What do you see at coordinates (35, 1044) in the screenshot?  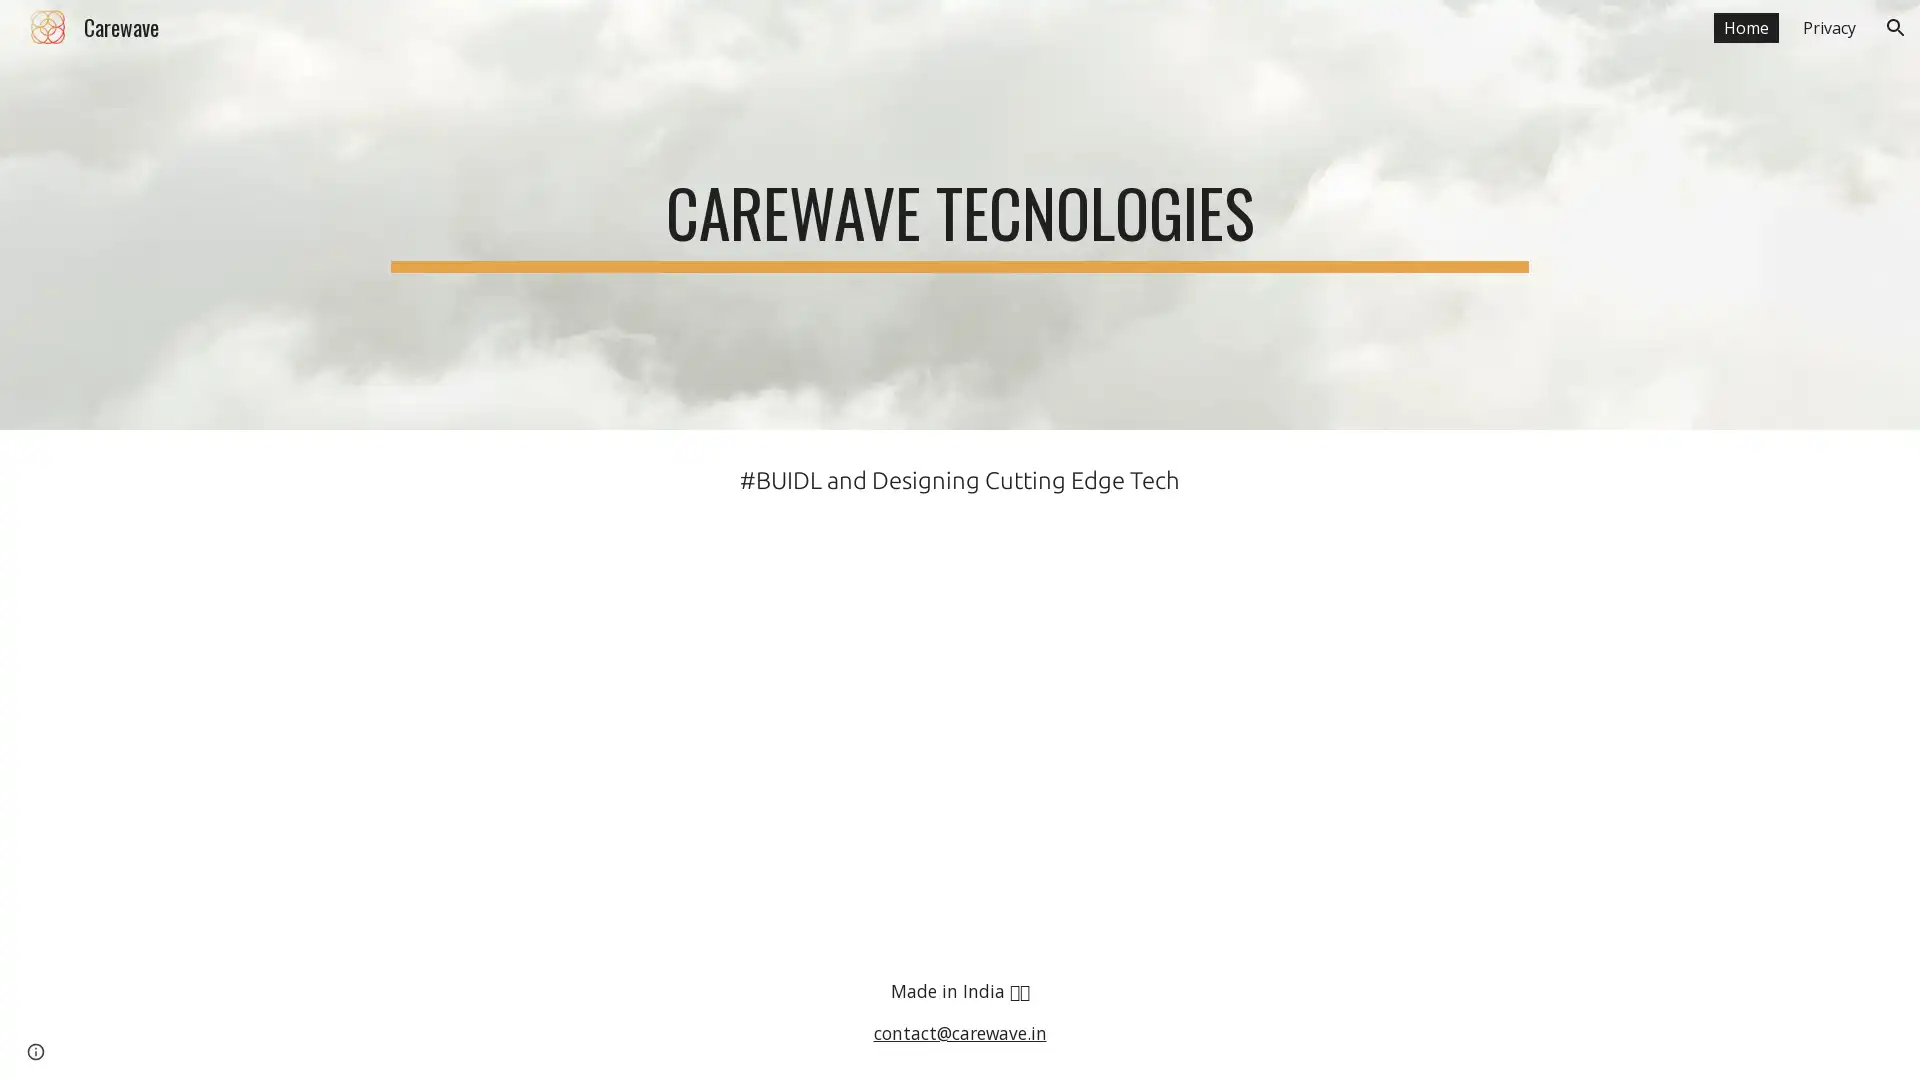 I see `Site actions` at bounding box center [35, 1044].